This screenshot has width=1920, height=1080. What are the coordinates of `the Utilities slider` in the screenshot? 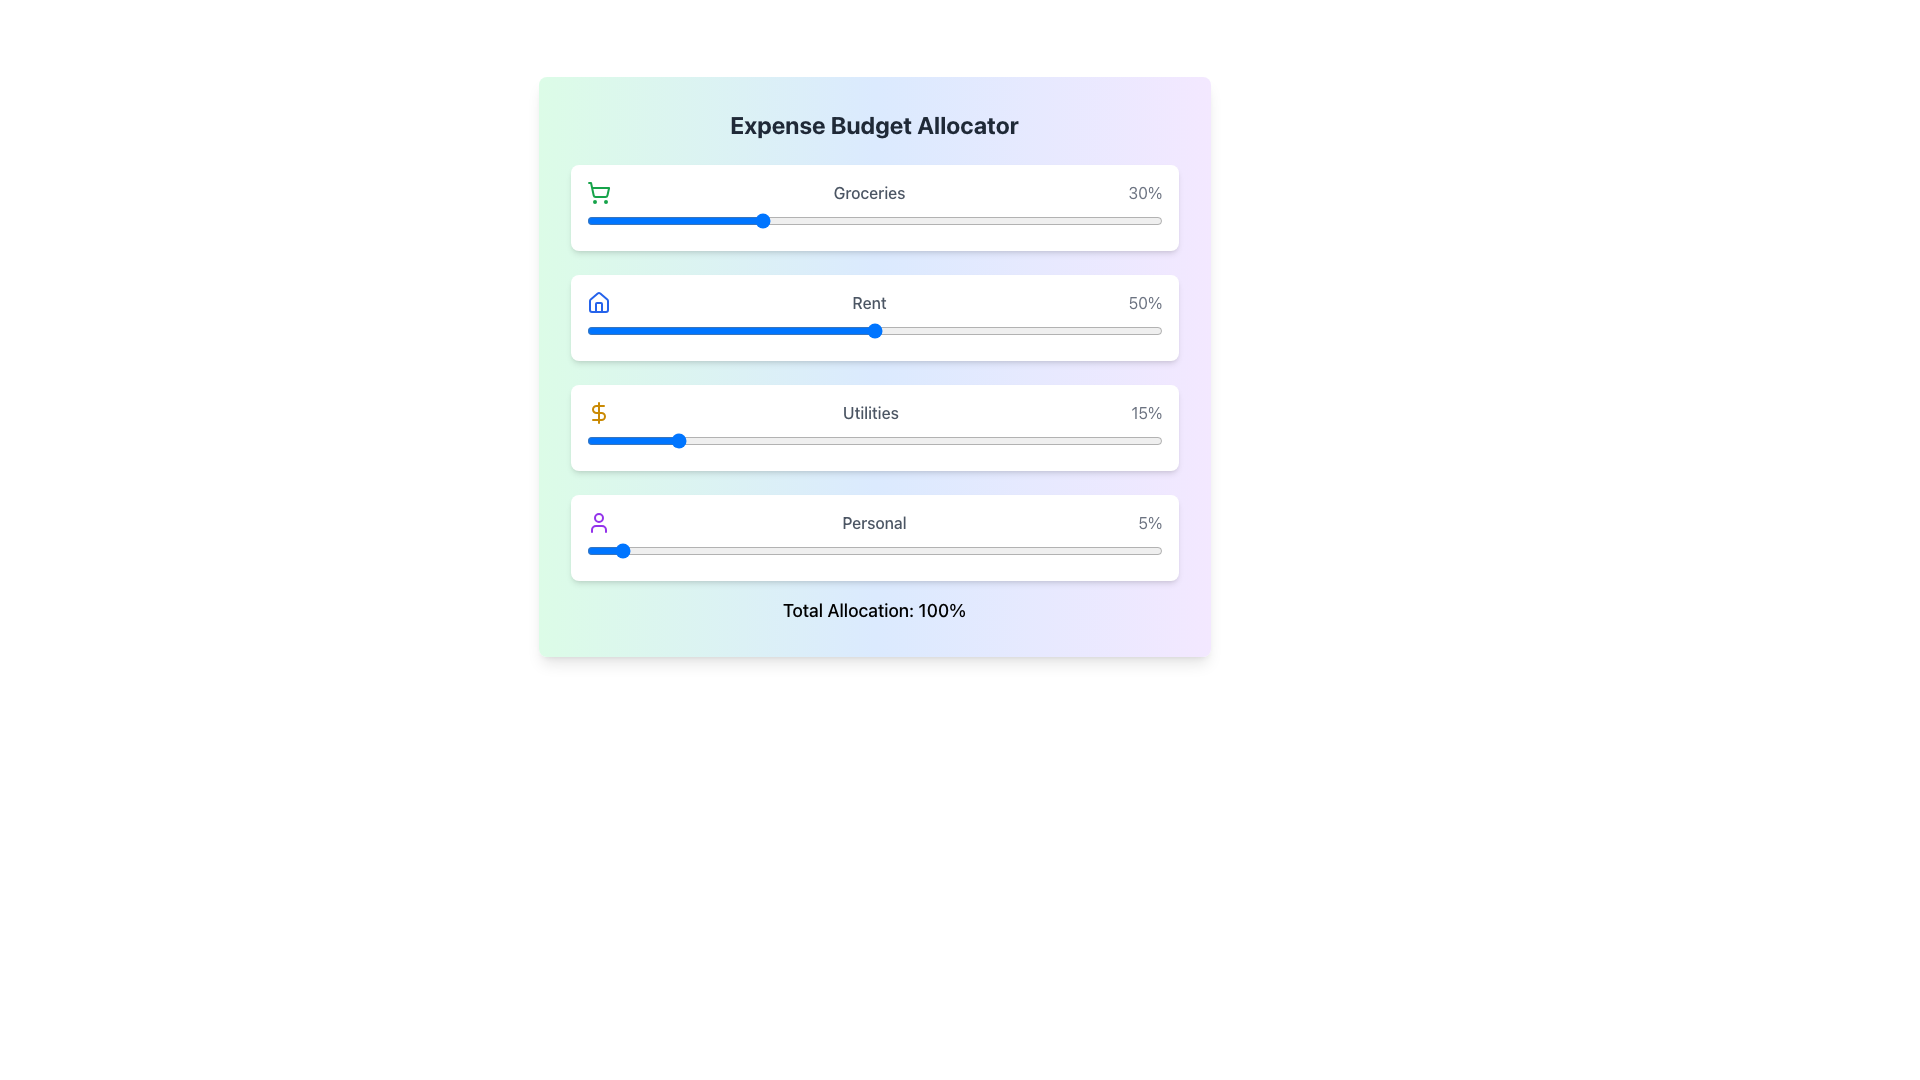 It's located at (798, 439).